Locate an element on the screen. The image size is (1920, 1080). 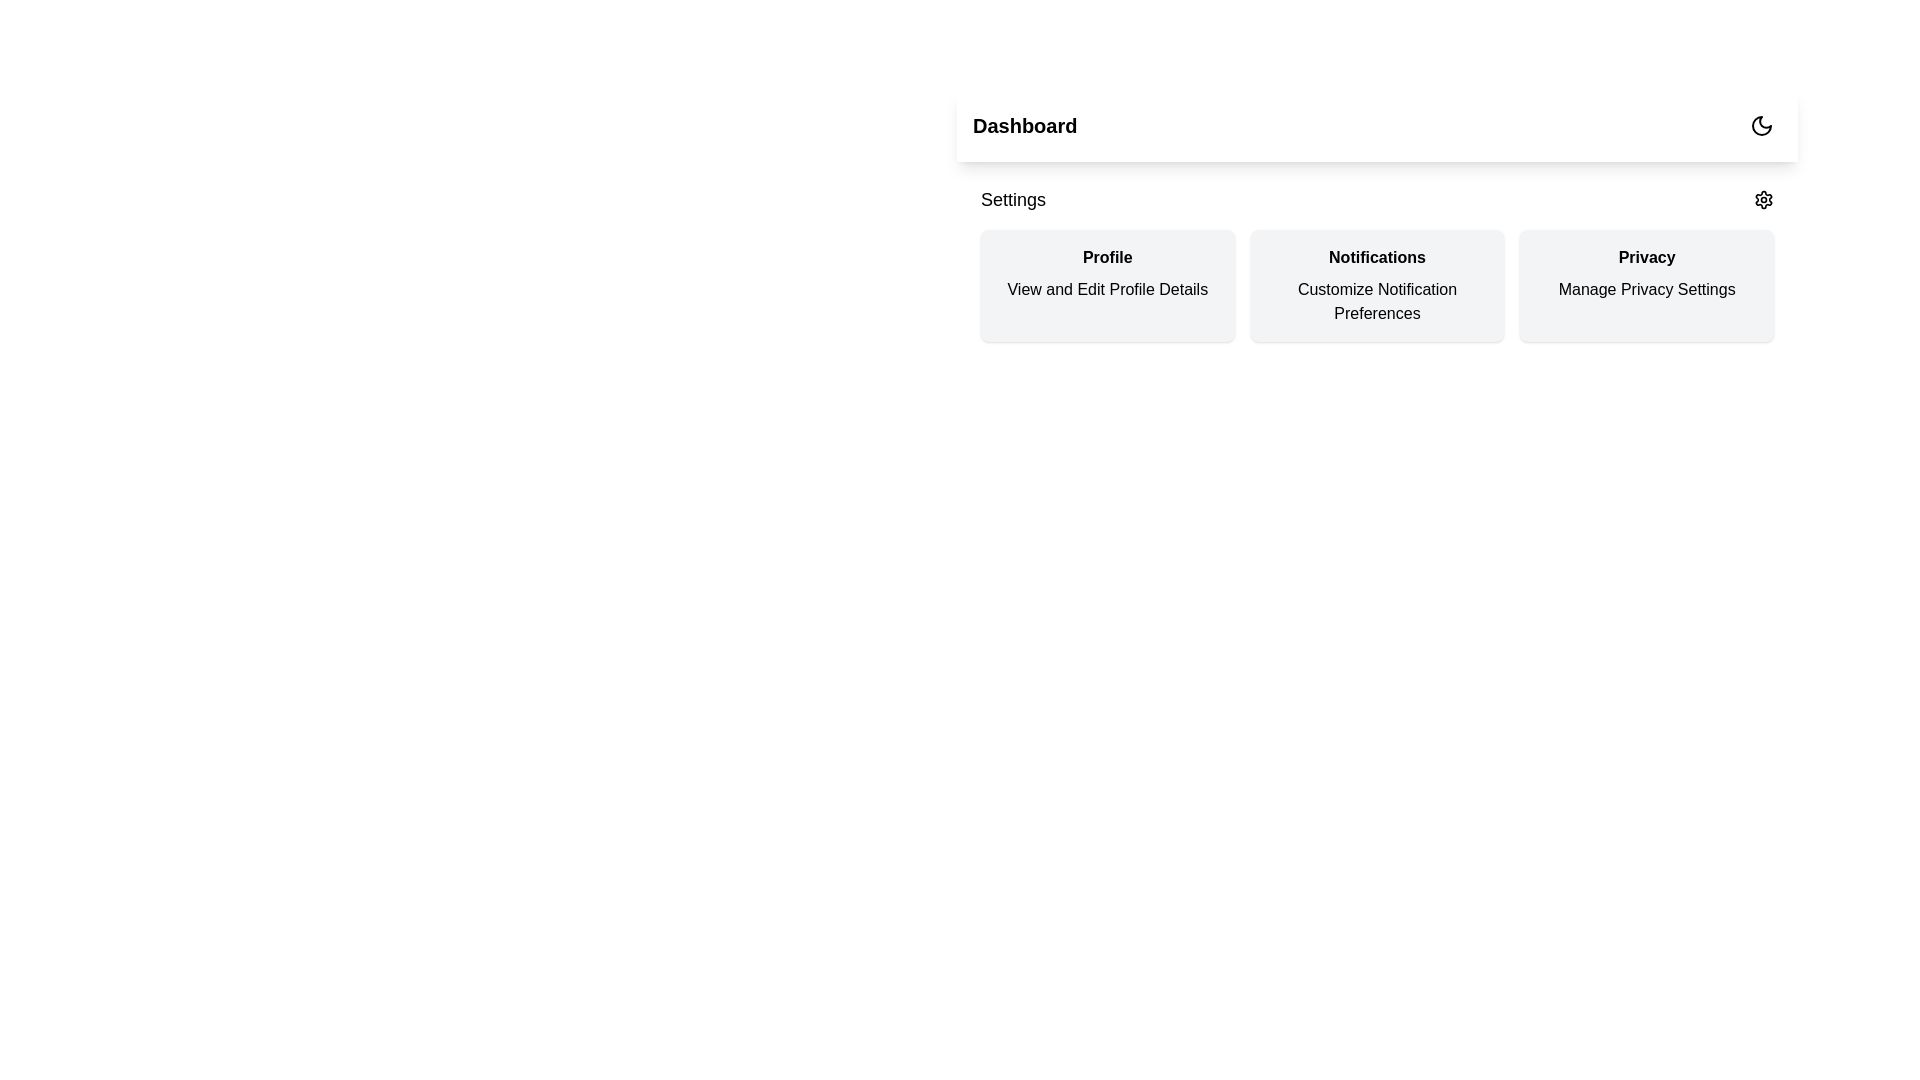
the circular button with a moon icon located on the far right of the header section labeled 'Dashboard' is located at coordinates (1761, 126).